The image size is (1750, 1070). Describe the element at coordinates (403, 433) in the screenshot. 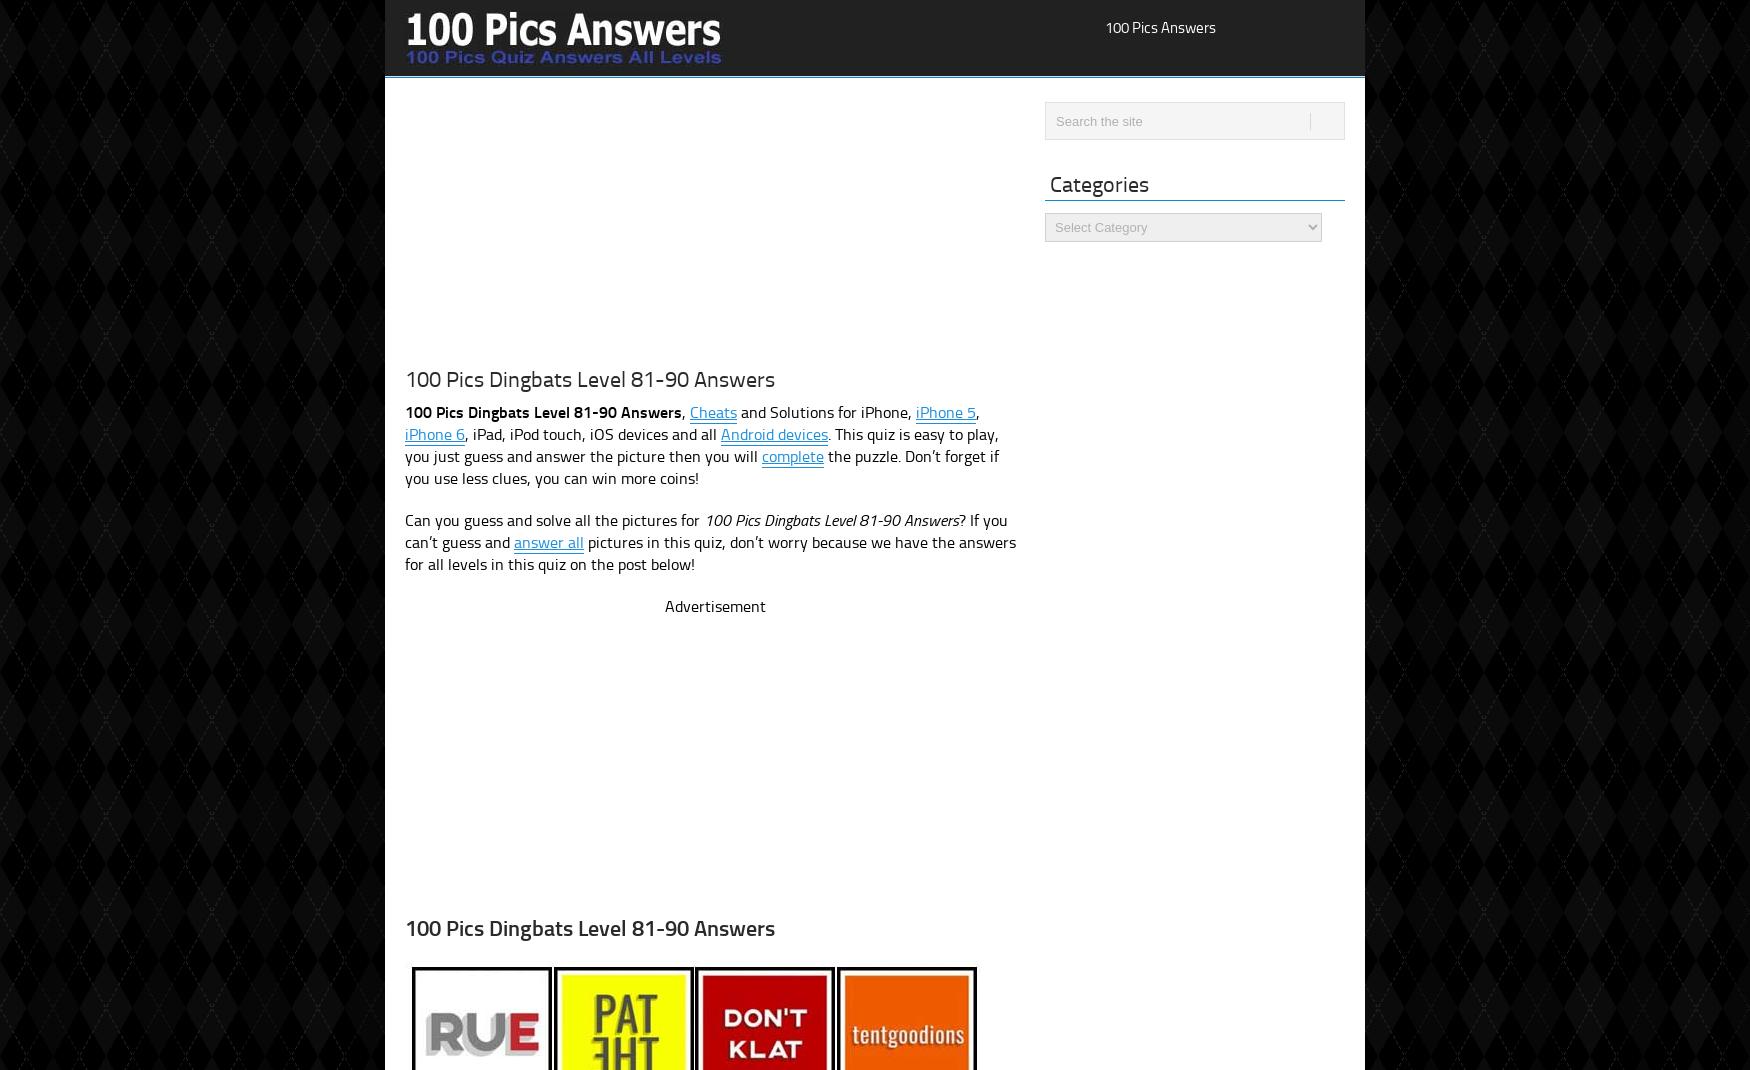

I see `'iPhone 6'` at that location.